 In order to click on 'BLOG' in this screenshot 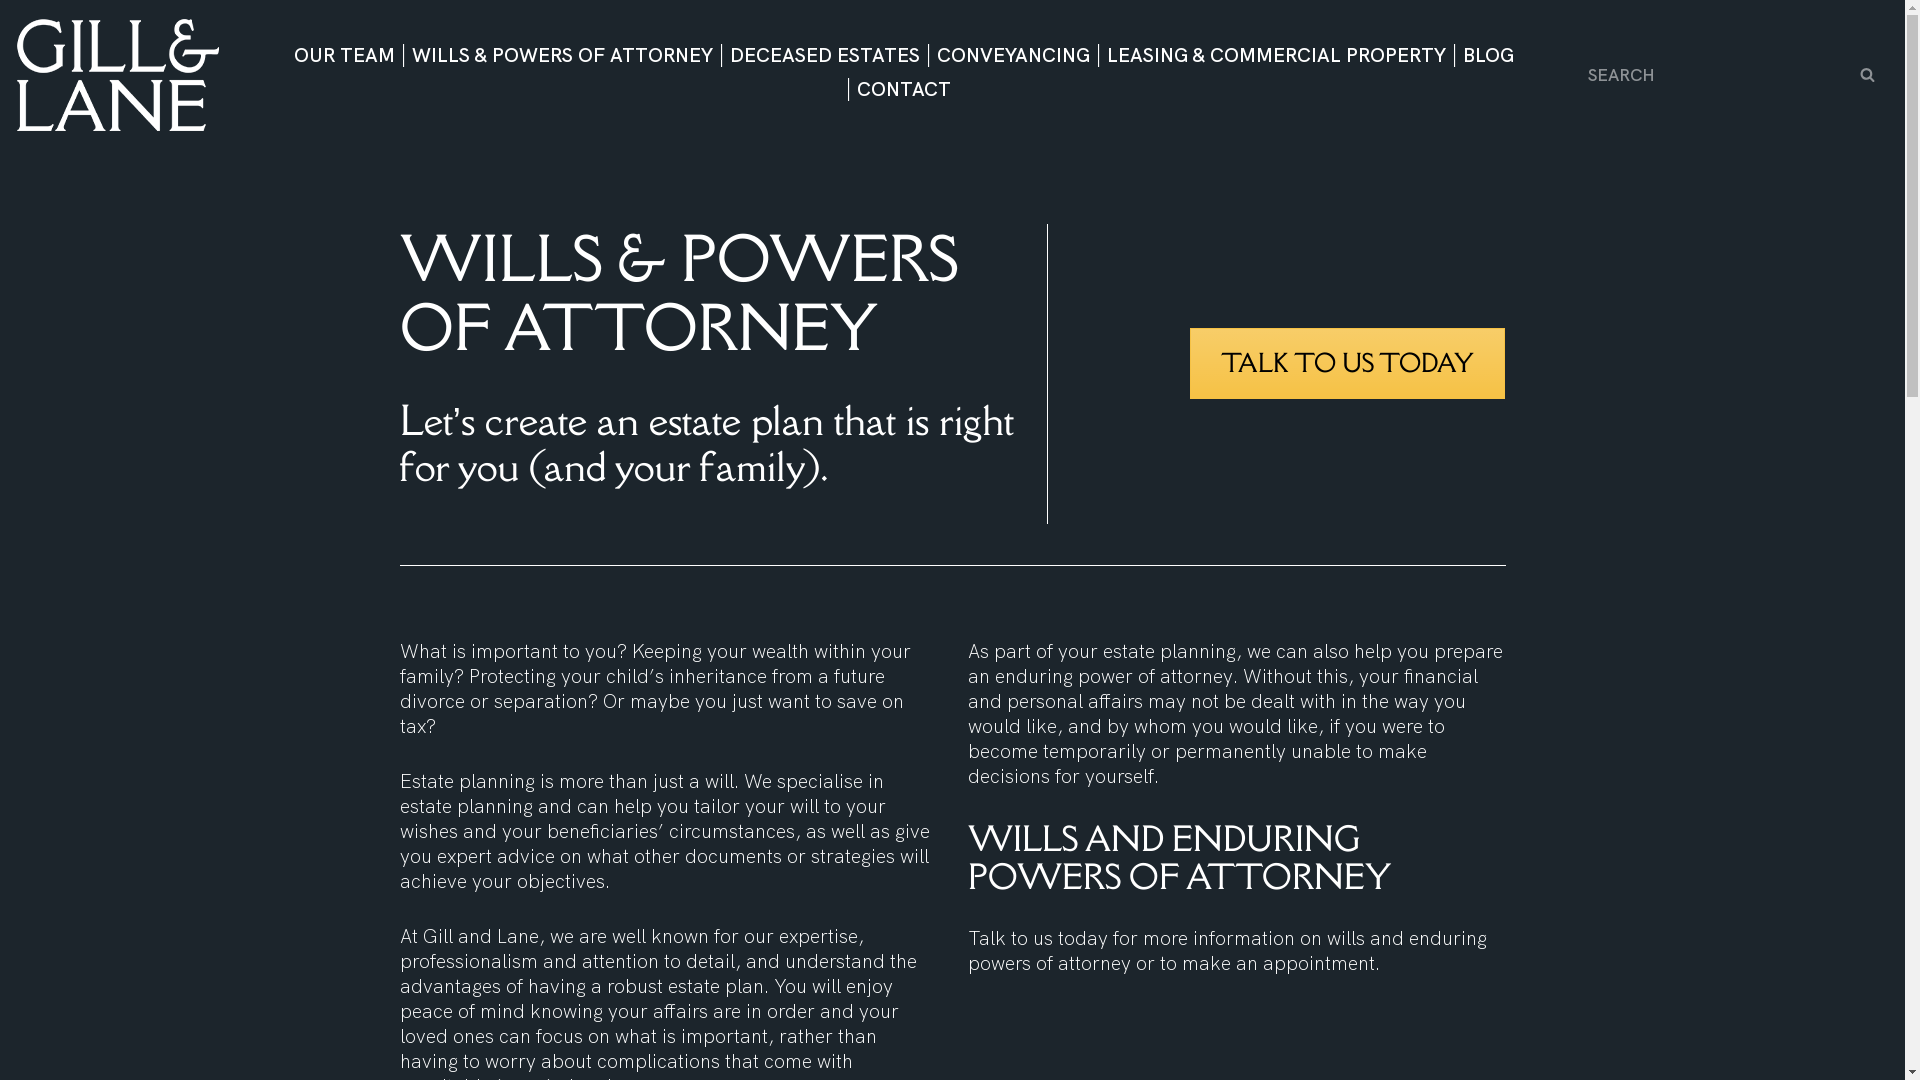, I will do `click(1454, 54)`.